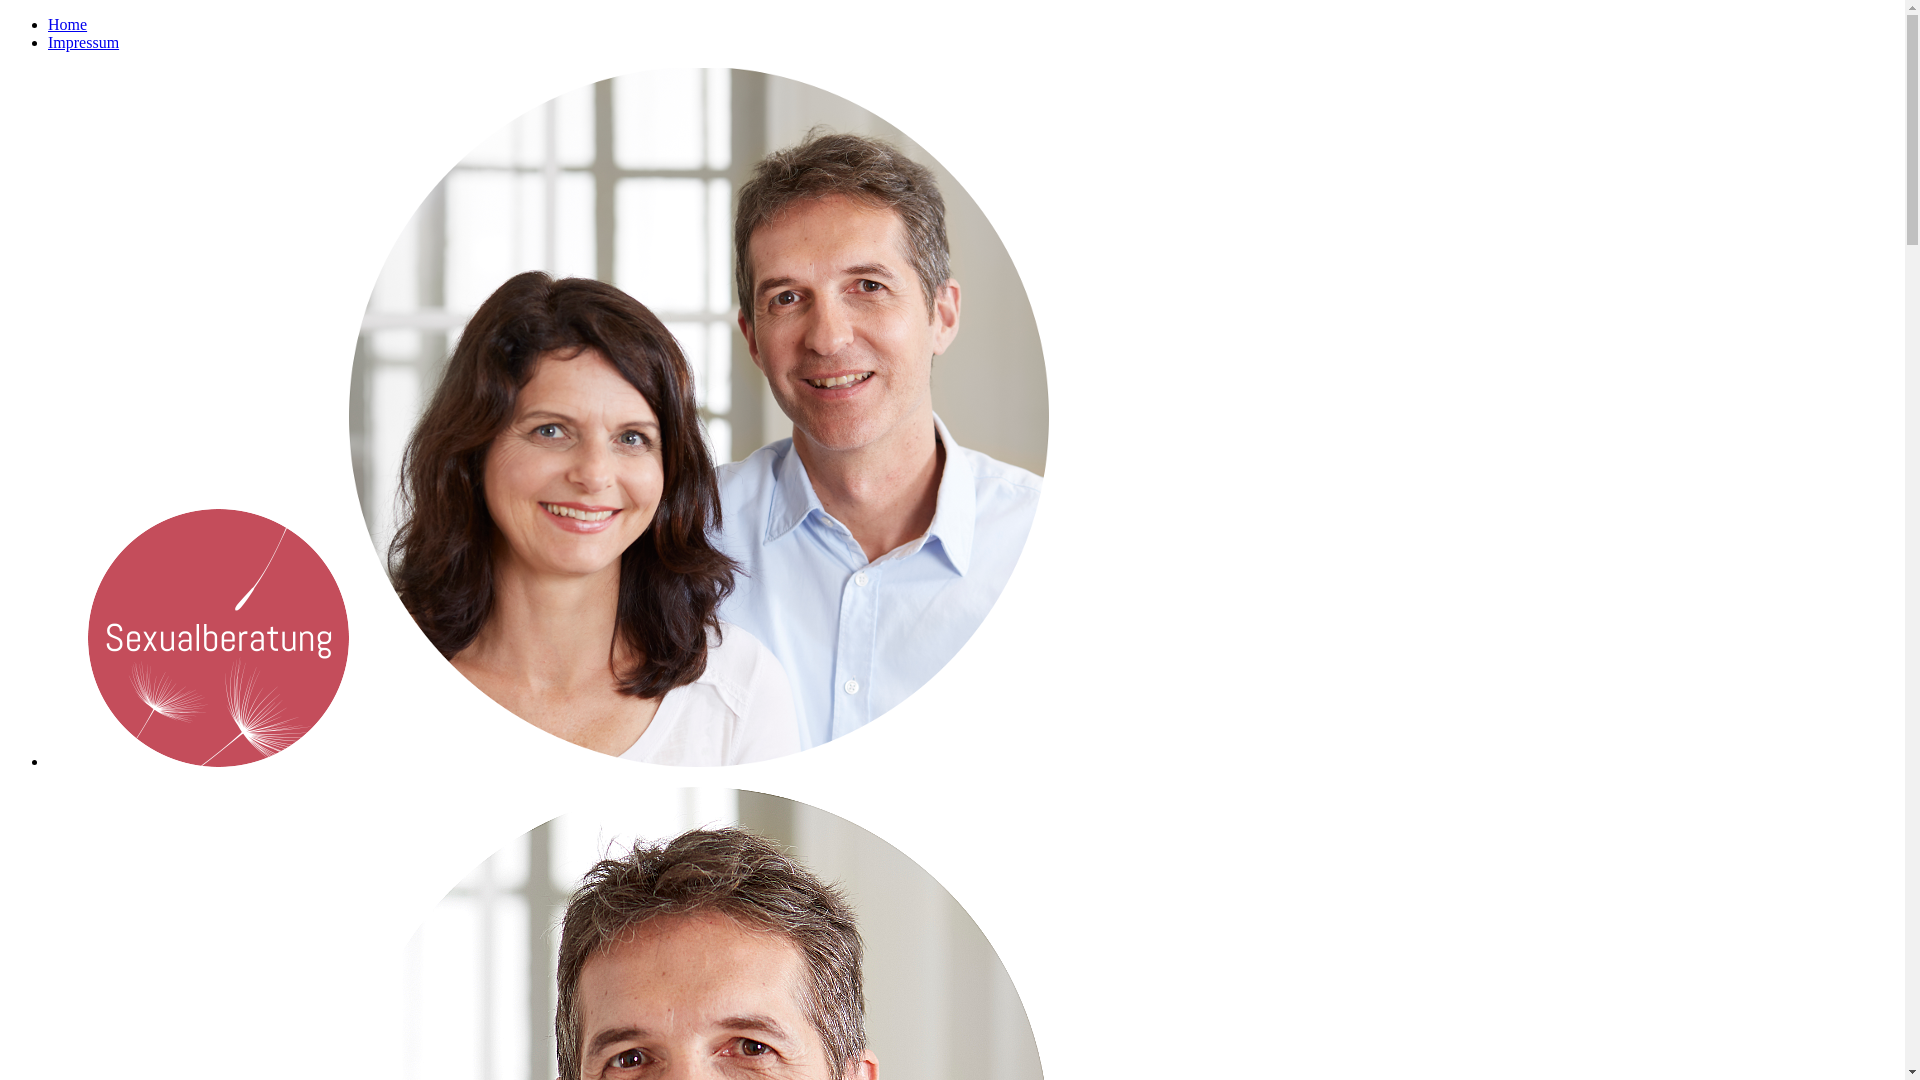  I want to click on 'Impressum', so click(82, 42).